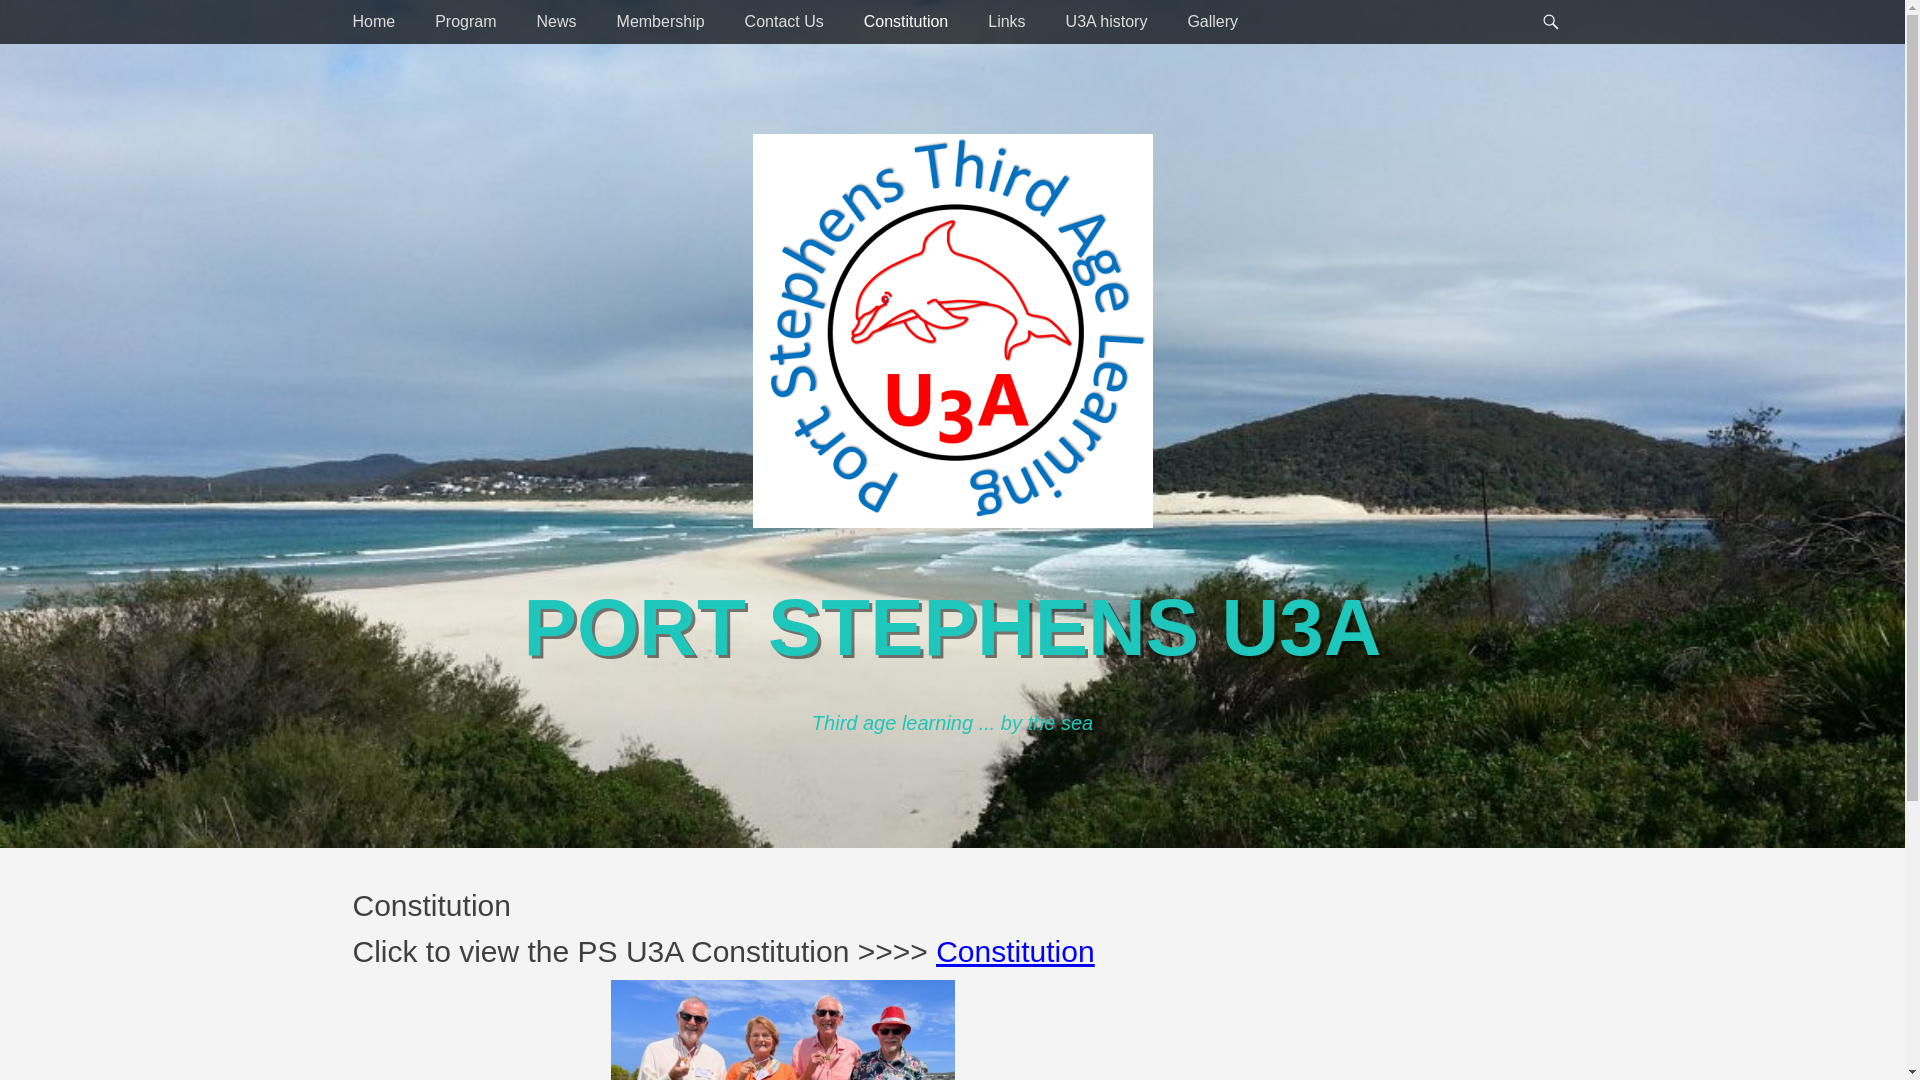  What do you see at coordinates (1045, 22) in the screenshot?
I see `'U3A history'` at bounding box center [1045, 22].